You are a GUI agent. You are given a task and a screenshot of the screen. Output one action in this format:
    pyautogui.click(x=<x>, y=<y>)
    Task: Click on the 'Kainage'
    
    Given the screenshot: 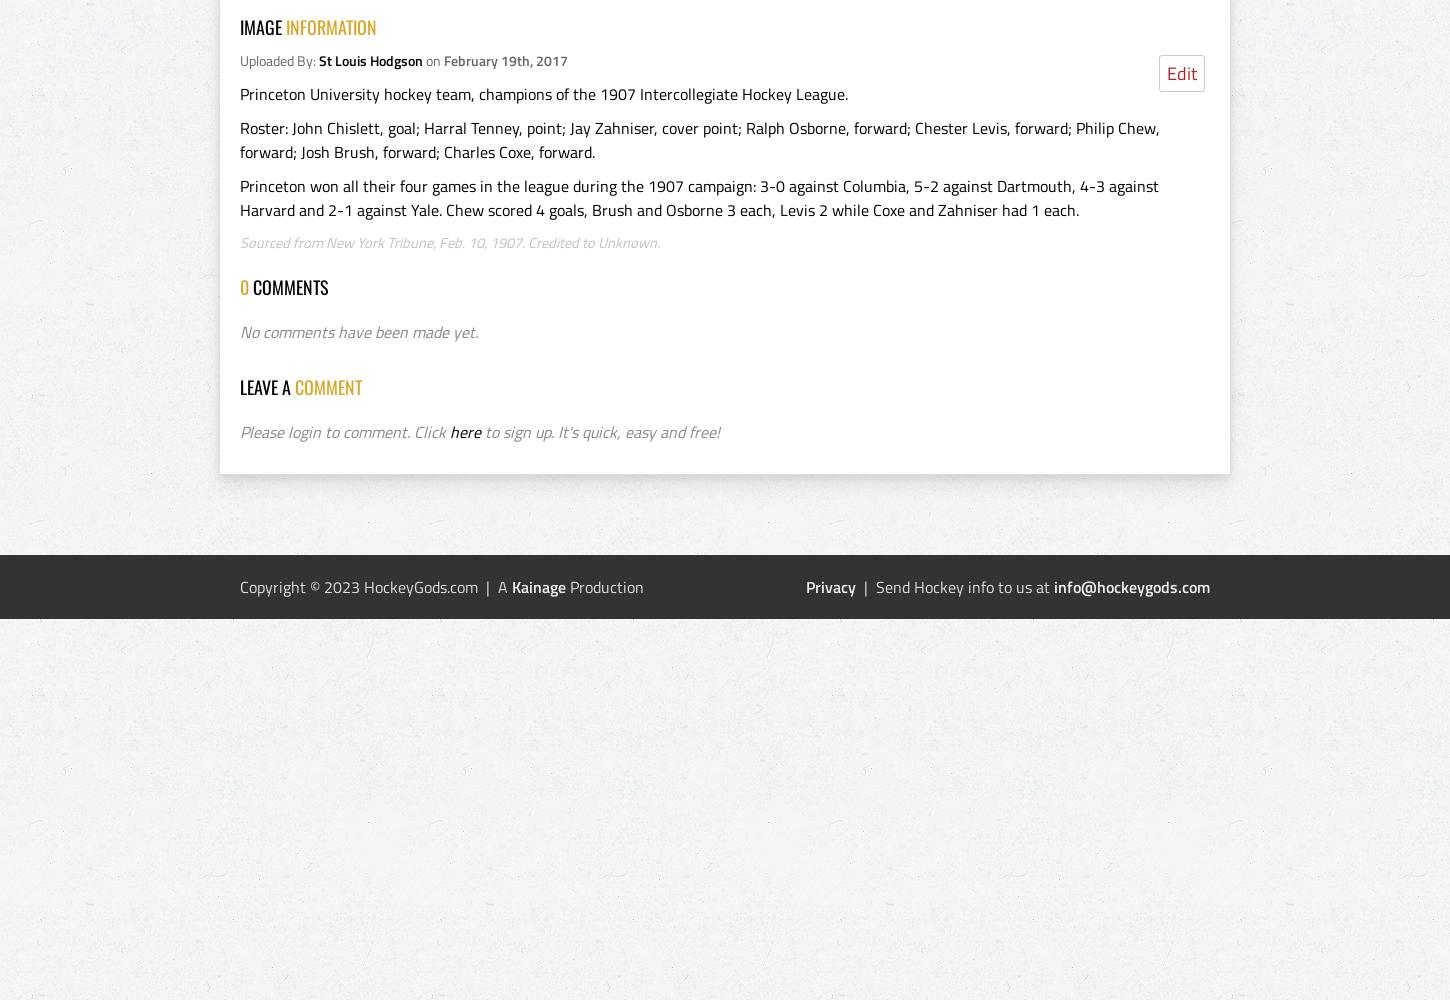 What is the action you would take?
    pyautogui.click(x=538, y=586)
    